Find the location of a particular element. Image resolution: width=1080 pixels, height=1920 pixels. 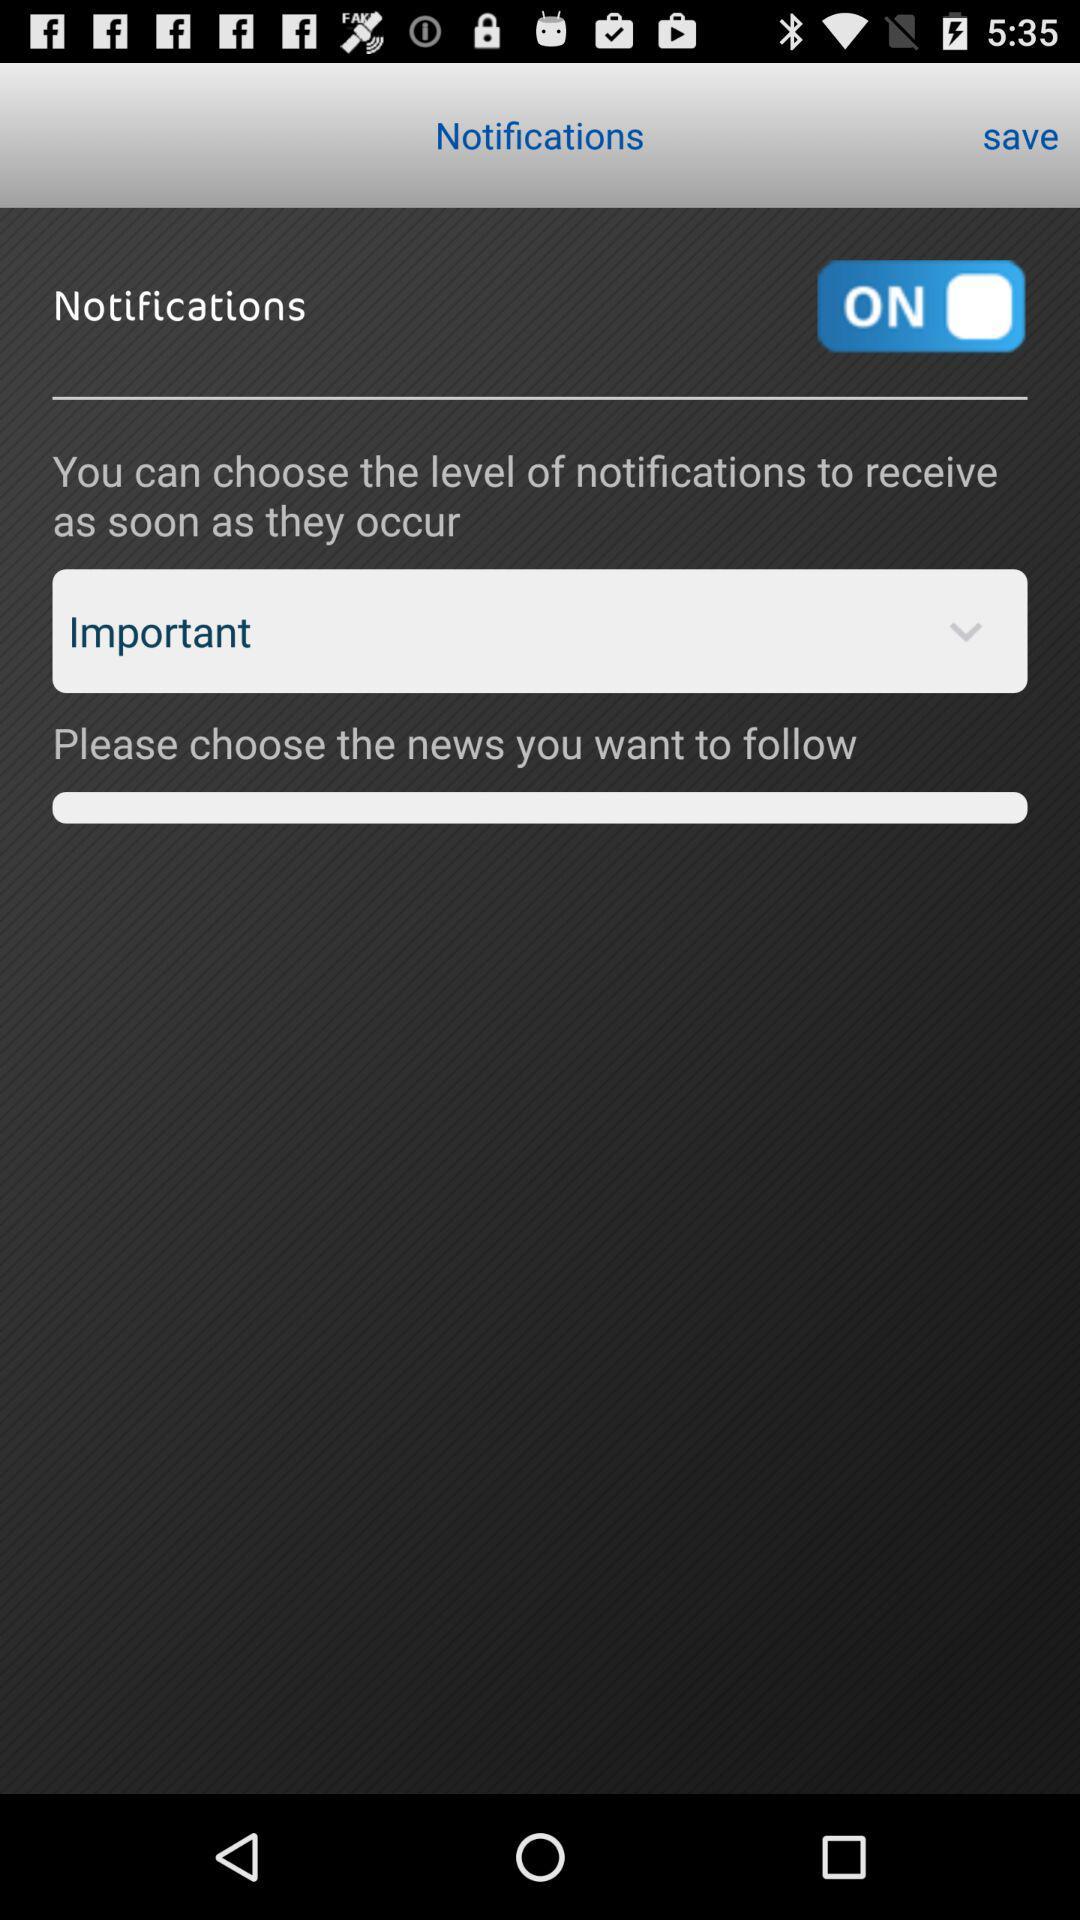

the app to the right of the notifications icon is located at coordinates (1020, 133).